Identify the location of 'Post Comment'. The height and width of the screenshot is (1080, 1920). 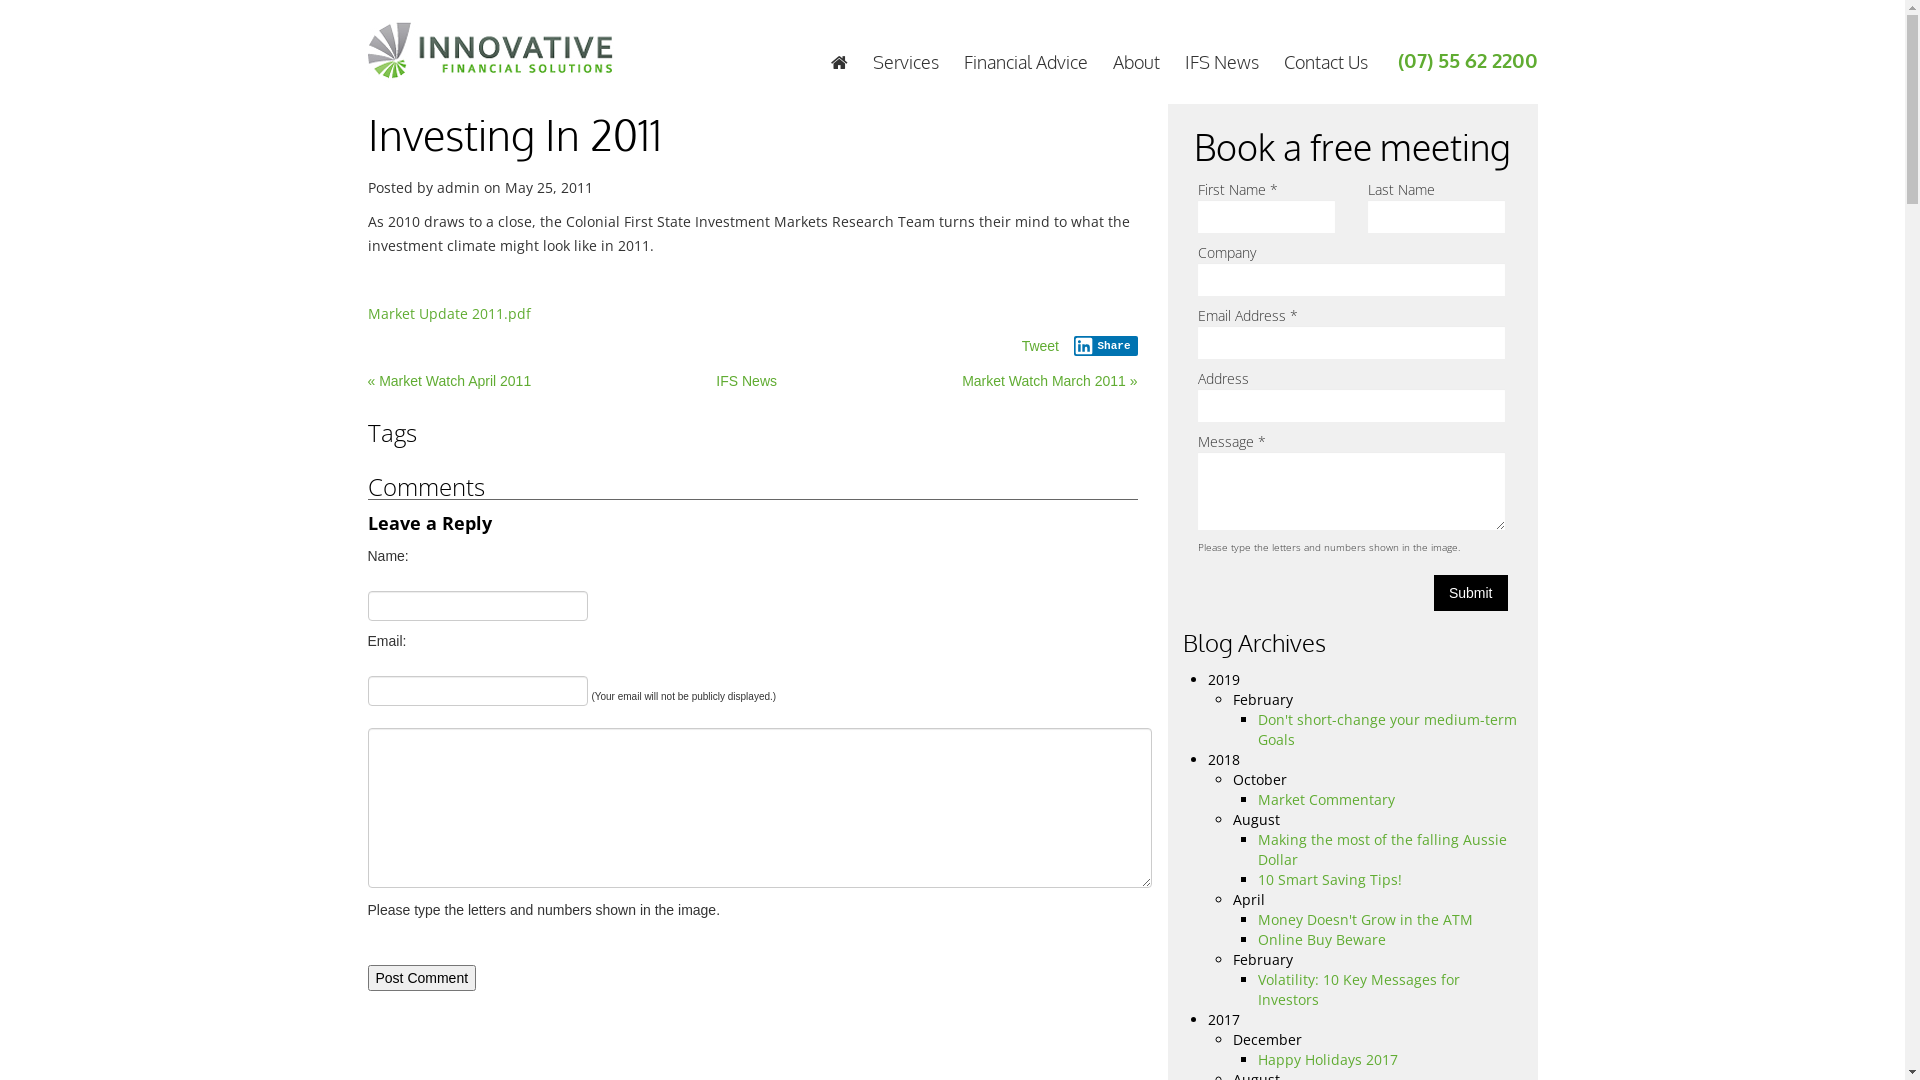
(421, 977).